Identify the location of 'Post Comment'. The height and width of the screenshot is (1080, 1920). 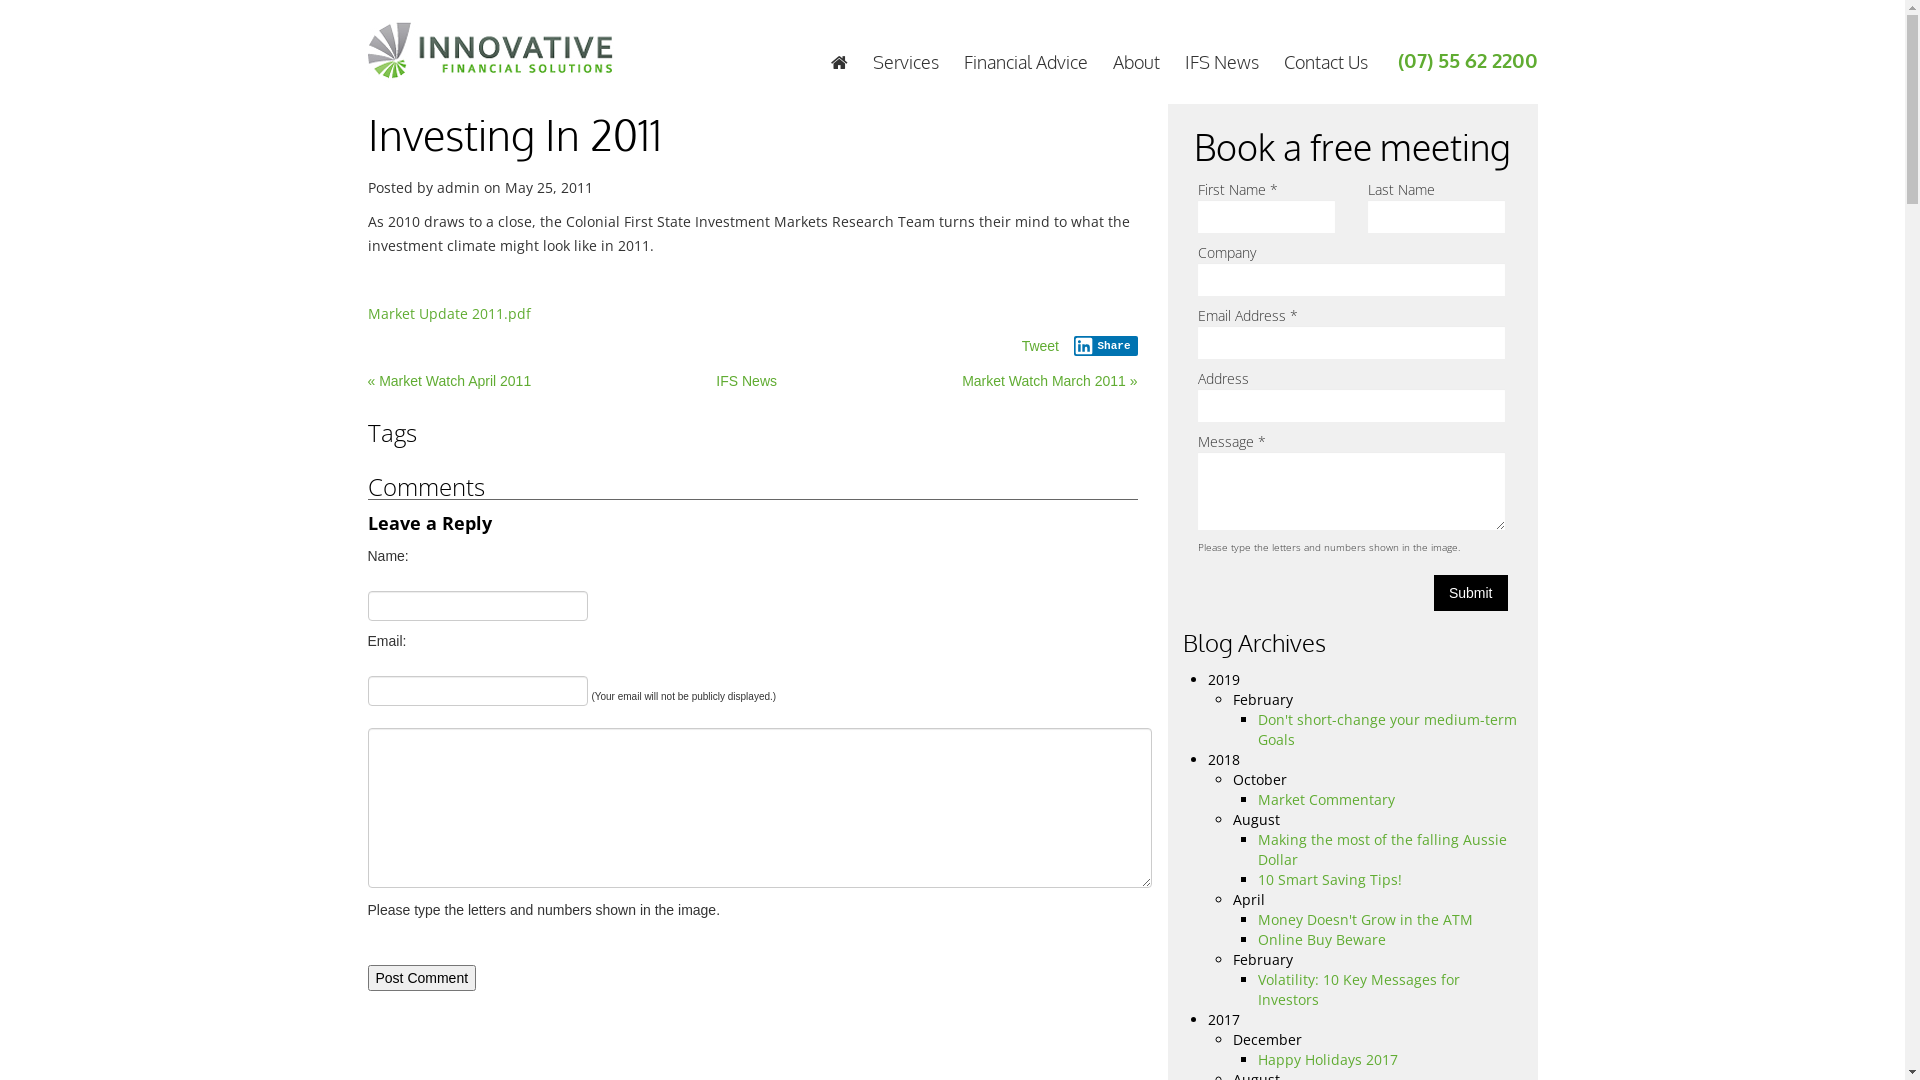
(421, 977).